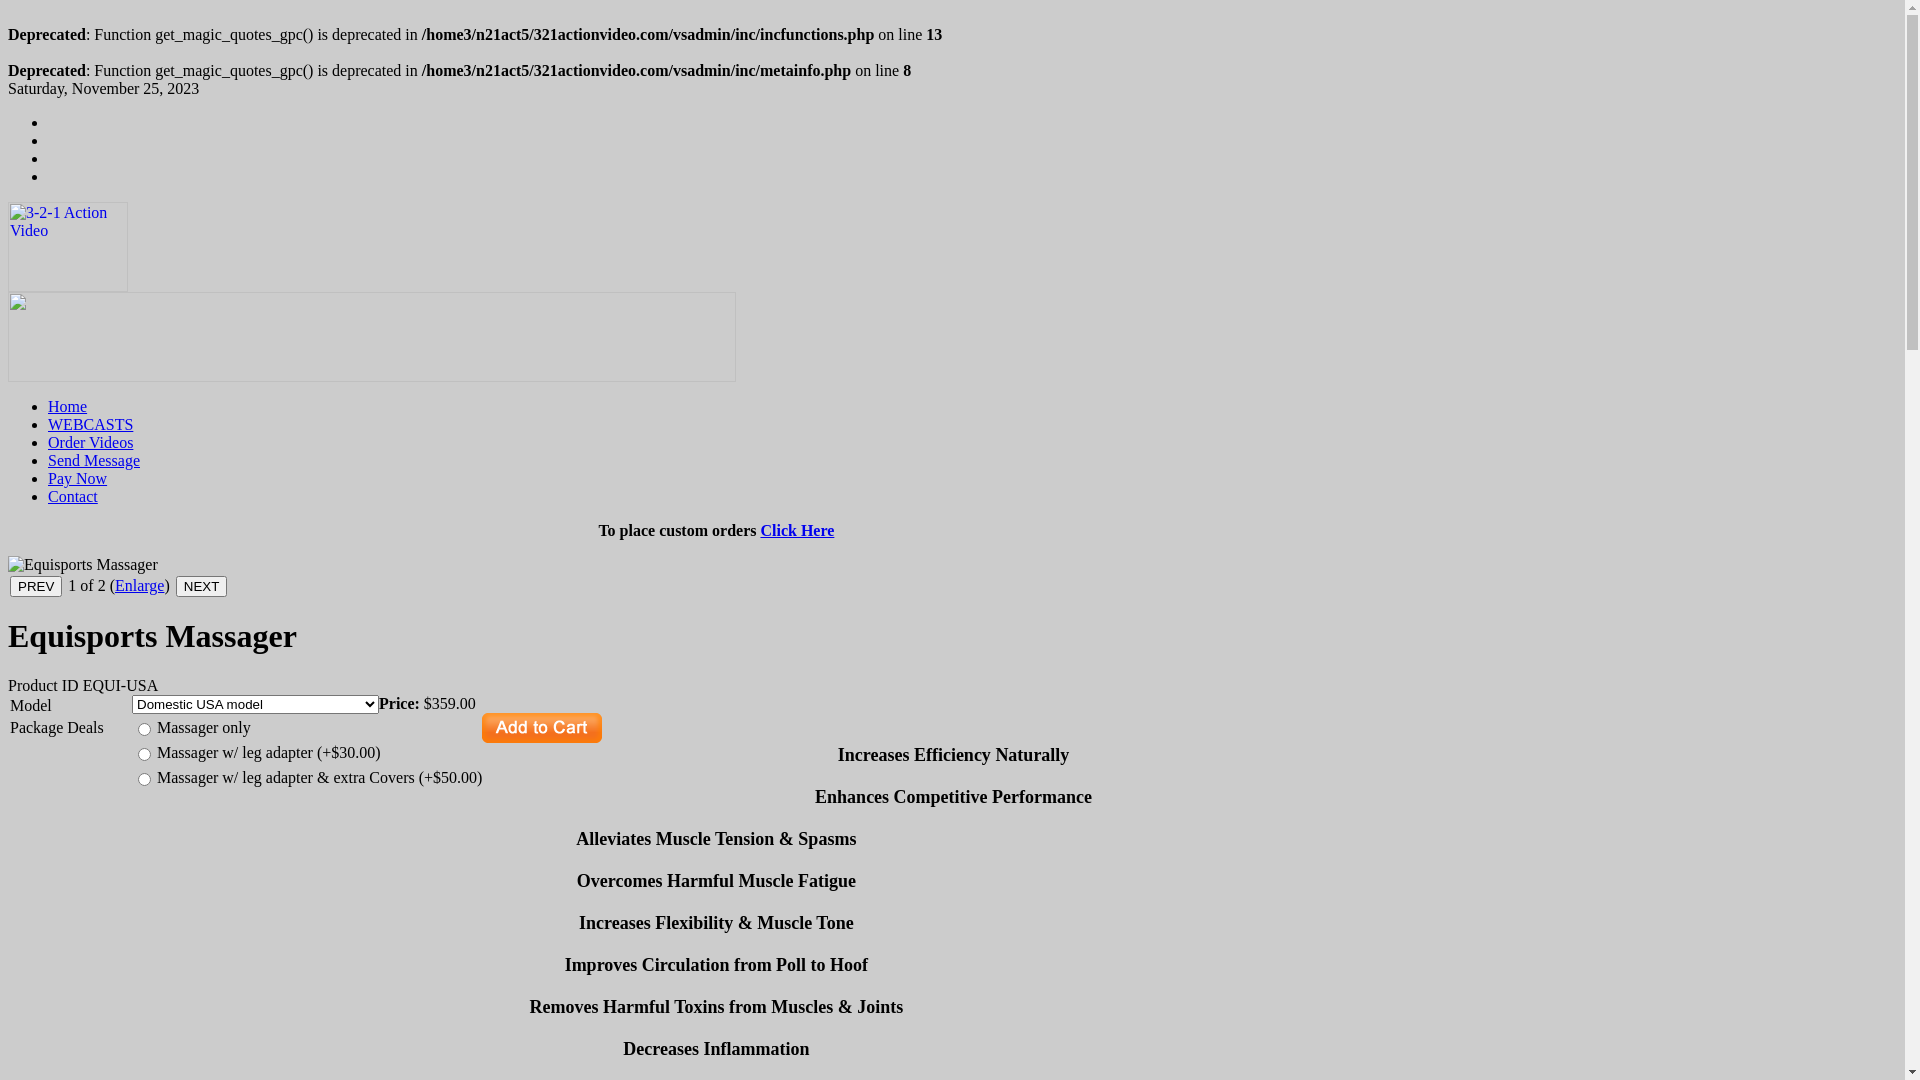  What do you see at coordinates (143, 729) in the screenshot?
I see `'147'` at bounding box center [143, 729].